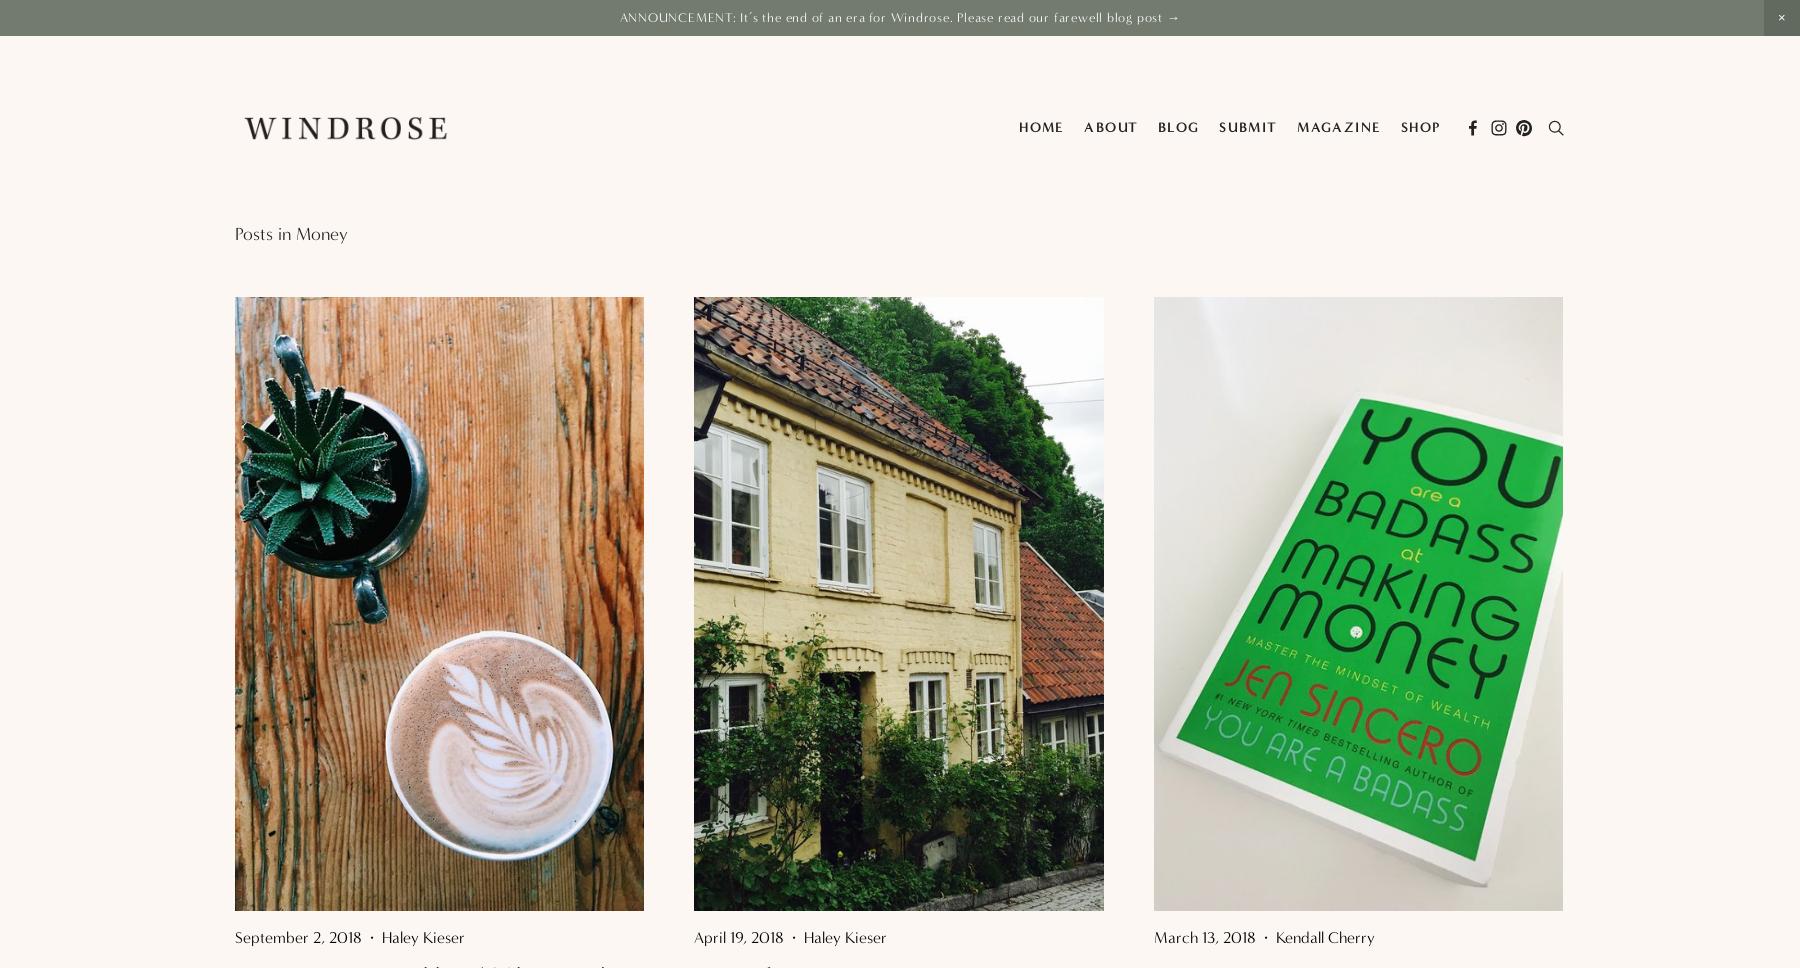 The width and height of the screenshot is (1800, 968). I want to click on 'ANNOUNCEMENT: It’s the end of an era for Windrose. Please read our farewell blog post →', so click(899, 17).